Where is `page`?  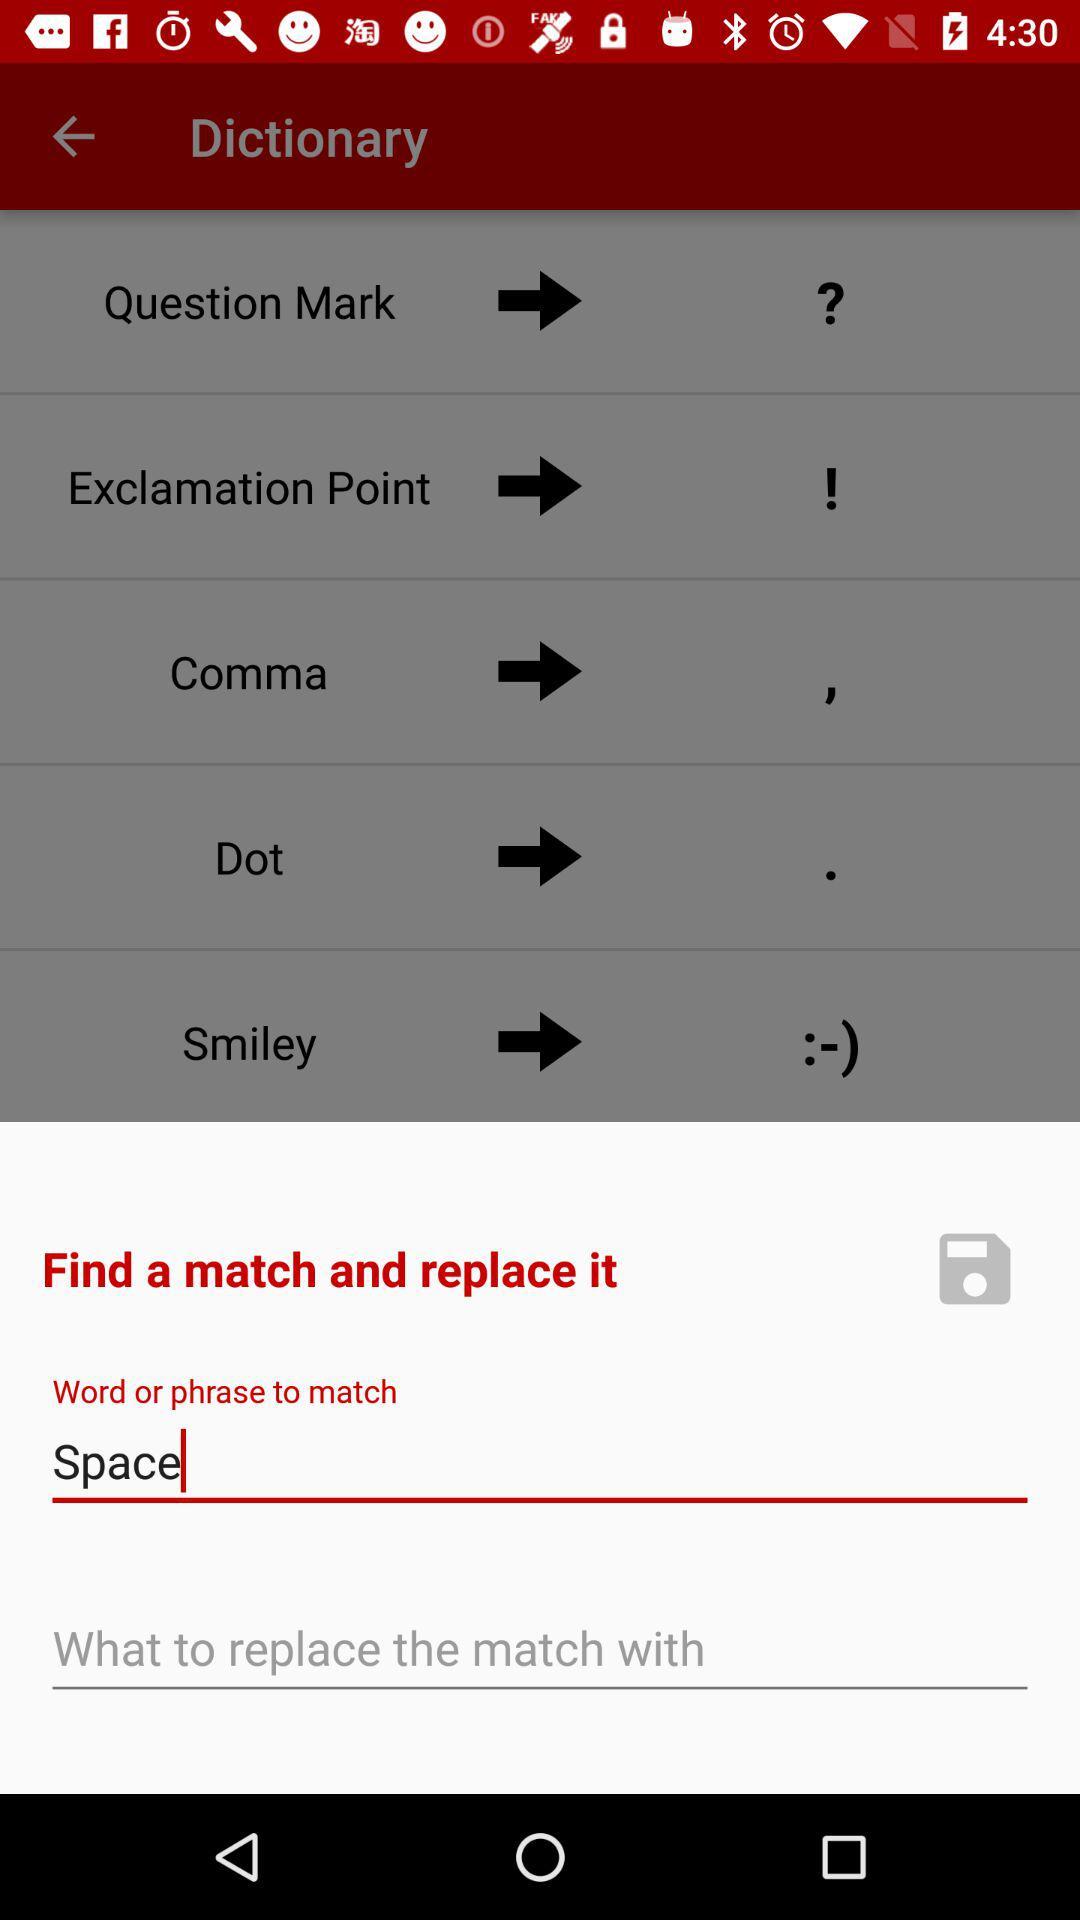
page is located at coordinates (974, 1267).